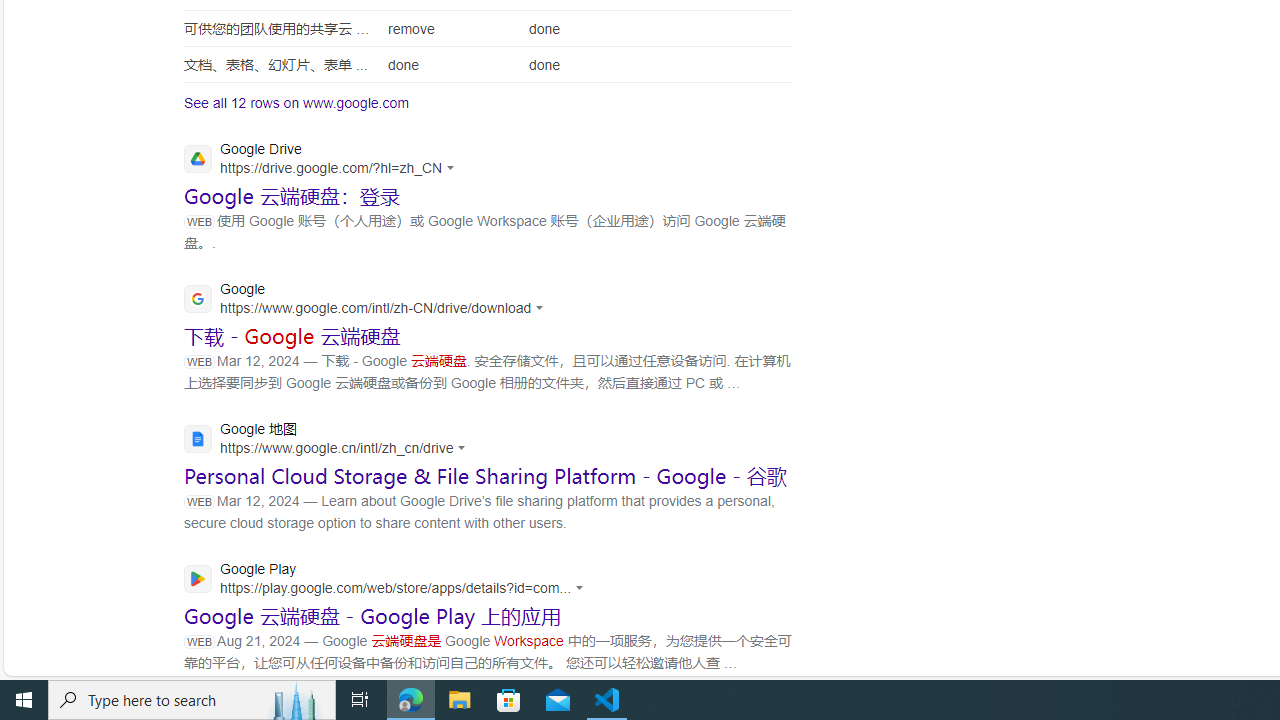 The height and width of the screenshot is (720, 1280). I want to click on 'Google Drive', so click(325, 159).